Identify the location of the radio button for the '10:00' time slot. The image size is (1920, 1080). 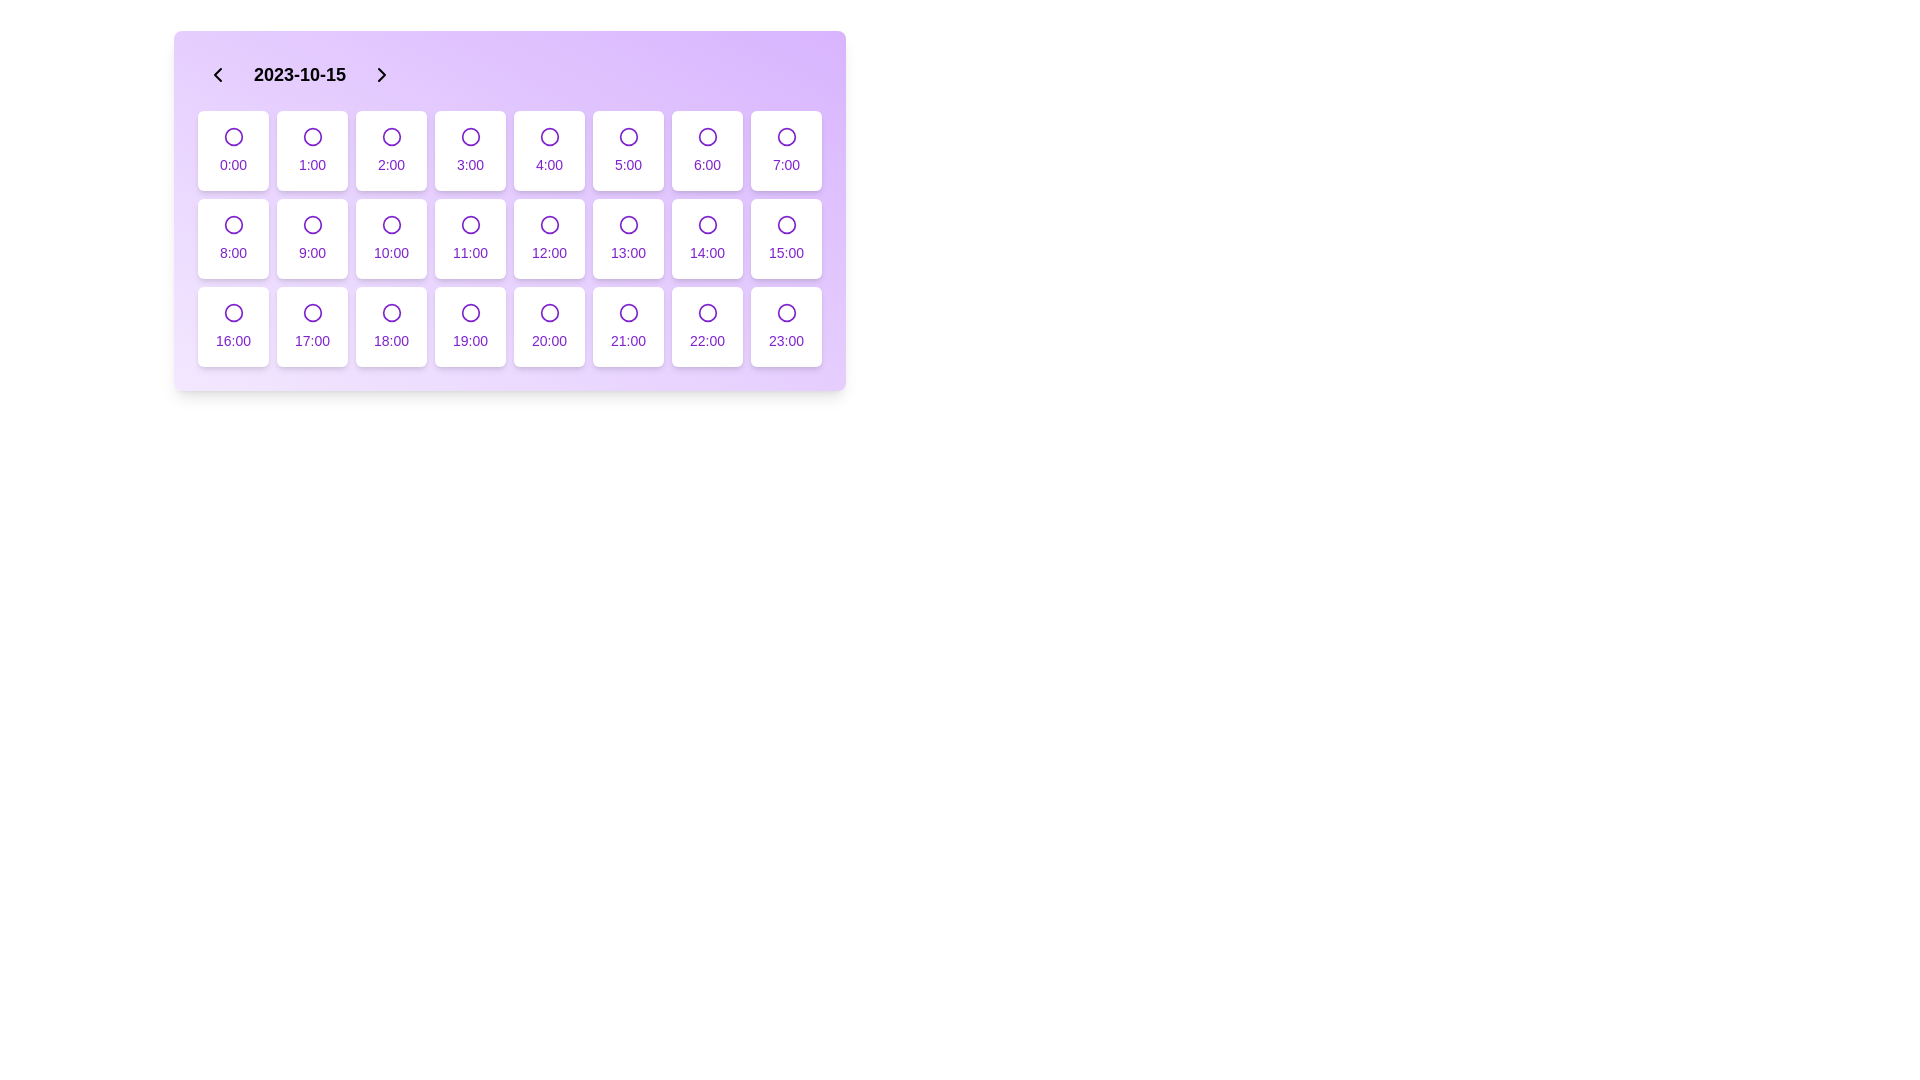
(391, 224).